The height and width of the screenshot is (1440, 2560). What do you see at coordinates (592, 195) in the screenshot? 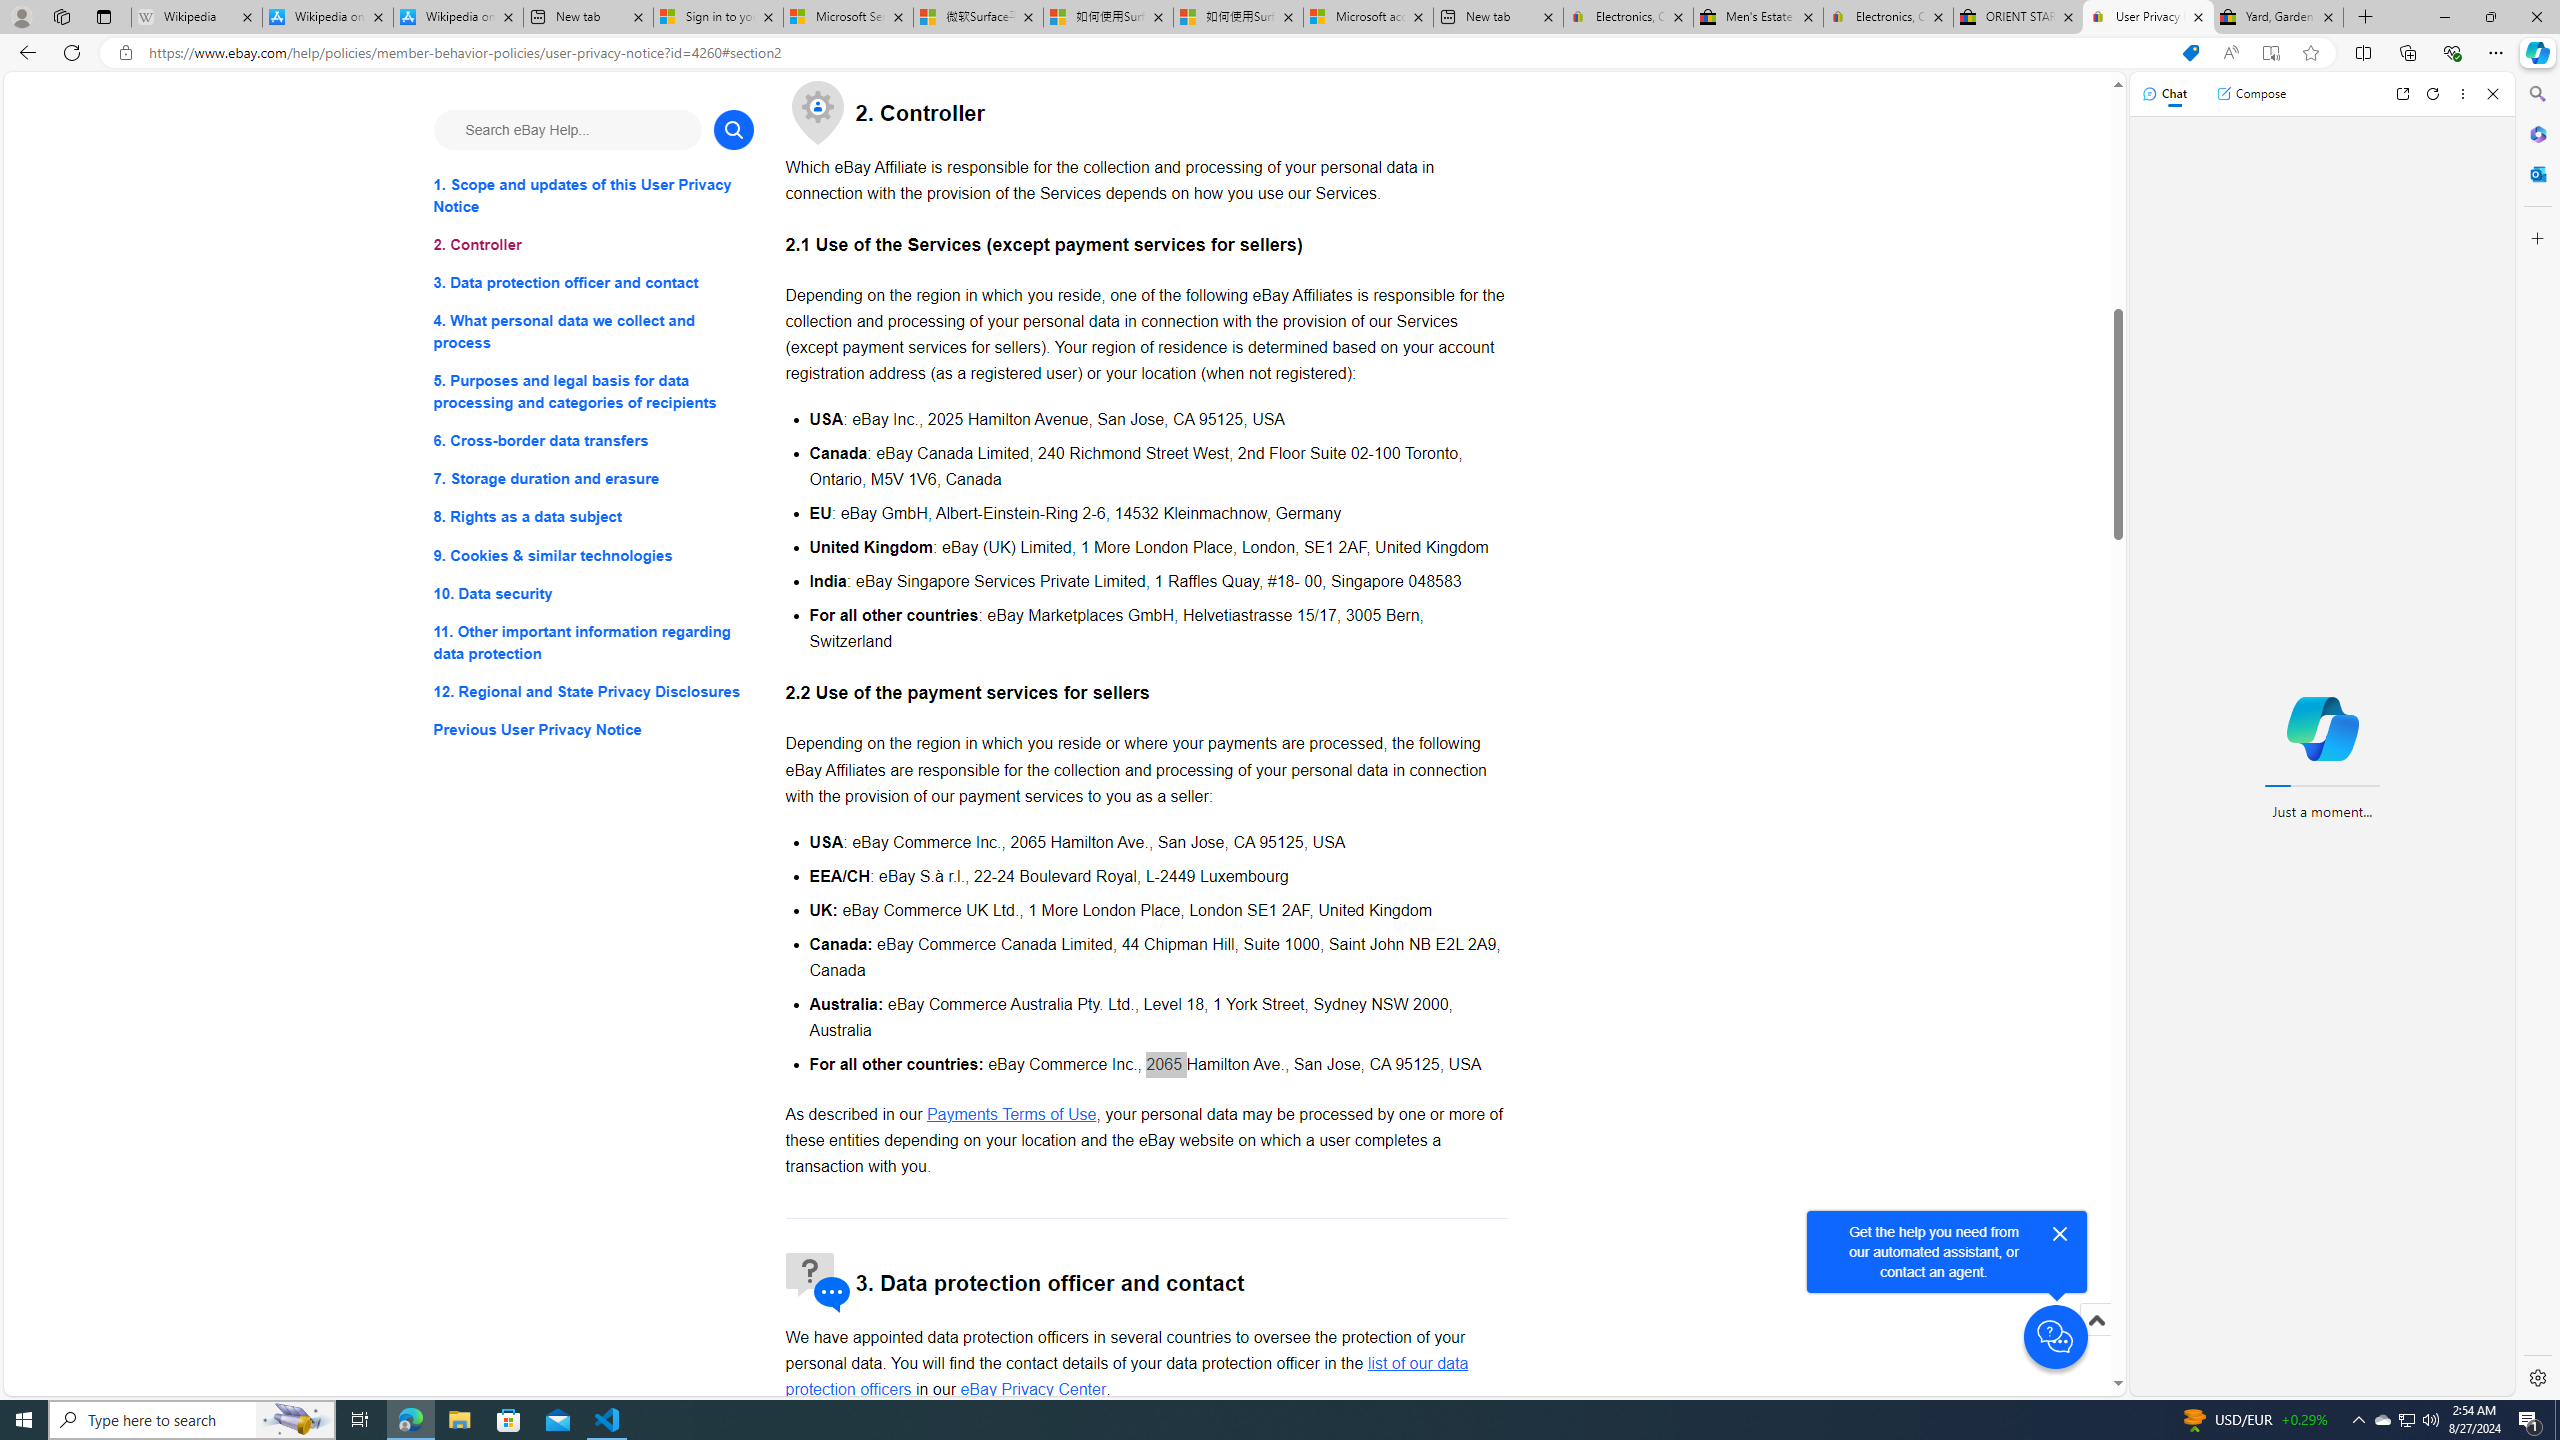
I see `'1. Scope and updates of this User Privacy Notice'` at bounding box center [592, 195].